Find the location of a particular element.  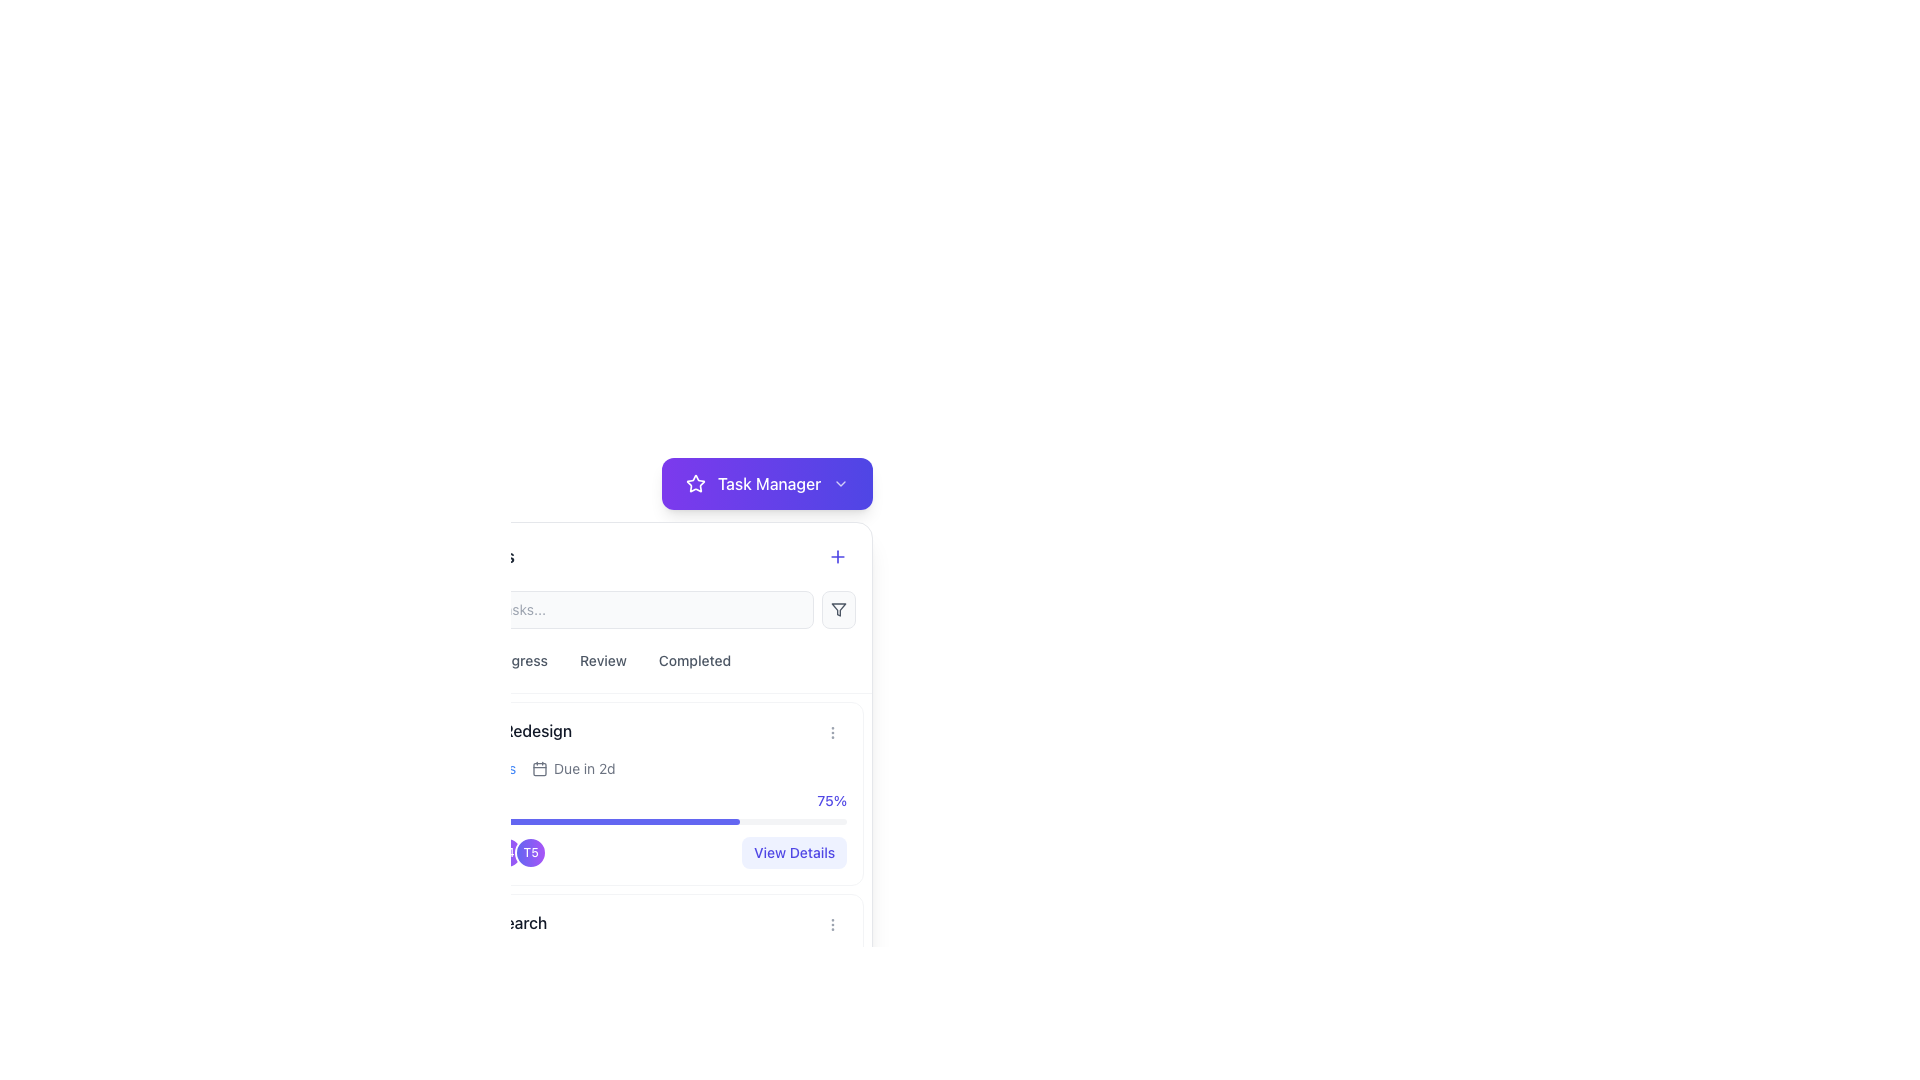

the add or create new item button located in the top-right corner of the task listings section is located at coordinates (838, 556).